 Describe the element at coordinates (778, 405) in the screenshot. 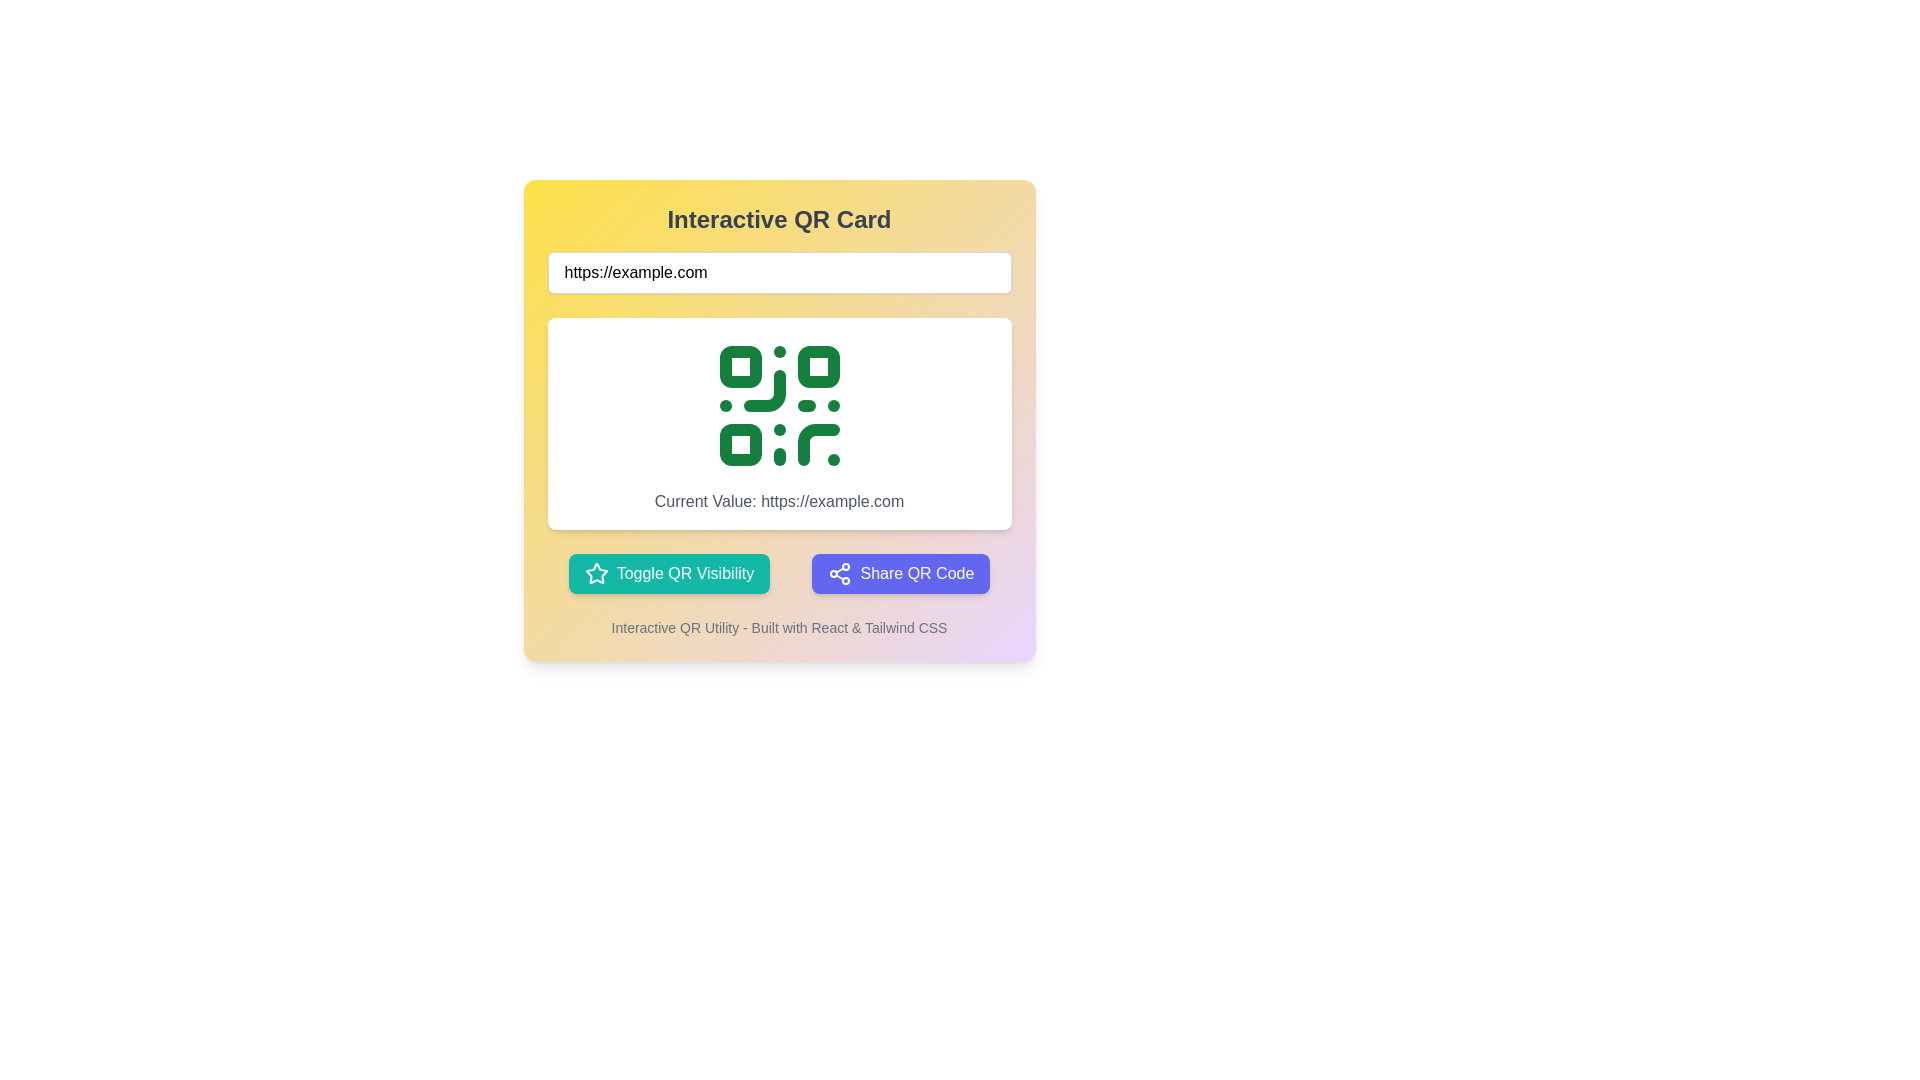

I see `the SVG Graphic representing the QR Code, which is centrally located beneath the header text input field and above the informational text and interactive buttons` at that location.